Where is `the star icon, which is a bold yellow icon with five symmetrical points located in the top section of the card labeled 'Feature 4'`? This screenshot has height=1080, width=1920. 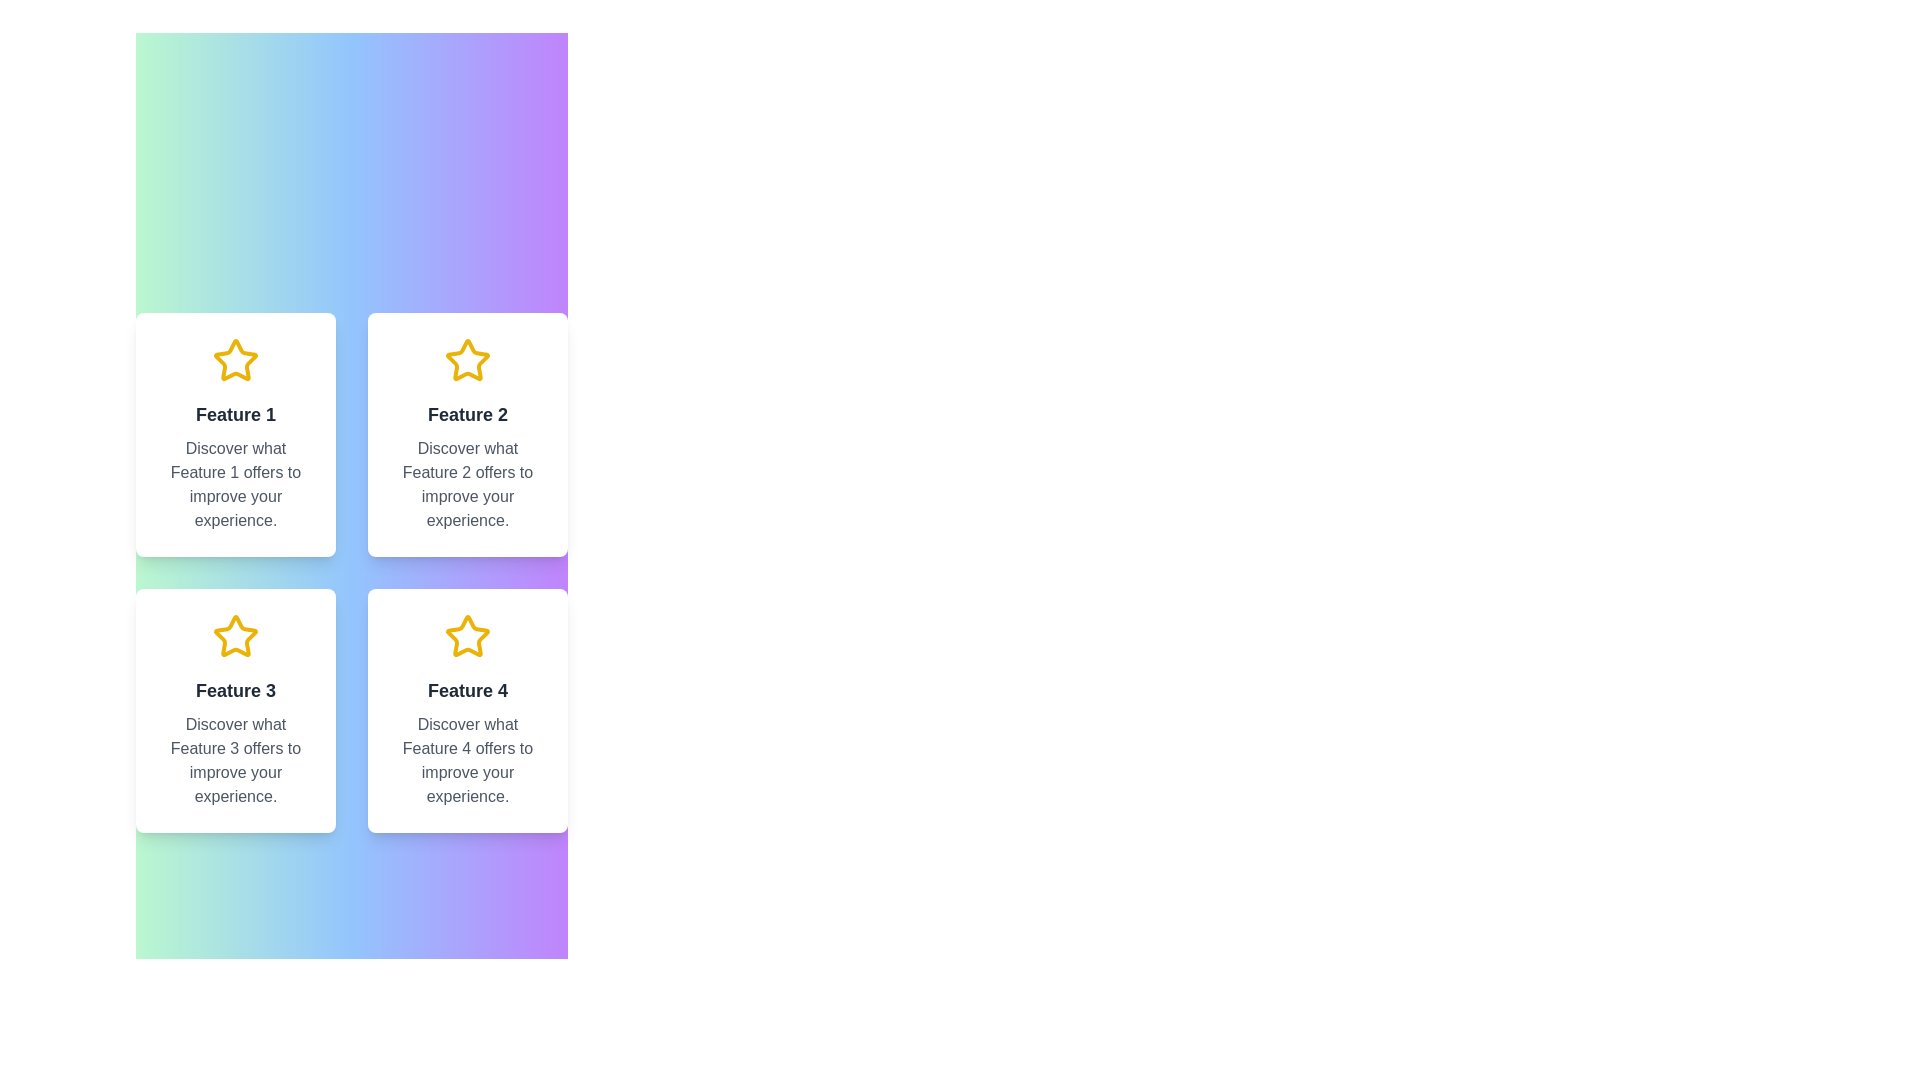
the star icon, which is a bold yellow icon with five symmetrical points located in the top section of the card labeled 'Feature 4' is located at coordinates (466, 636).